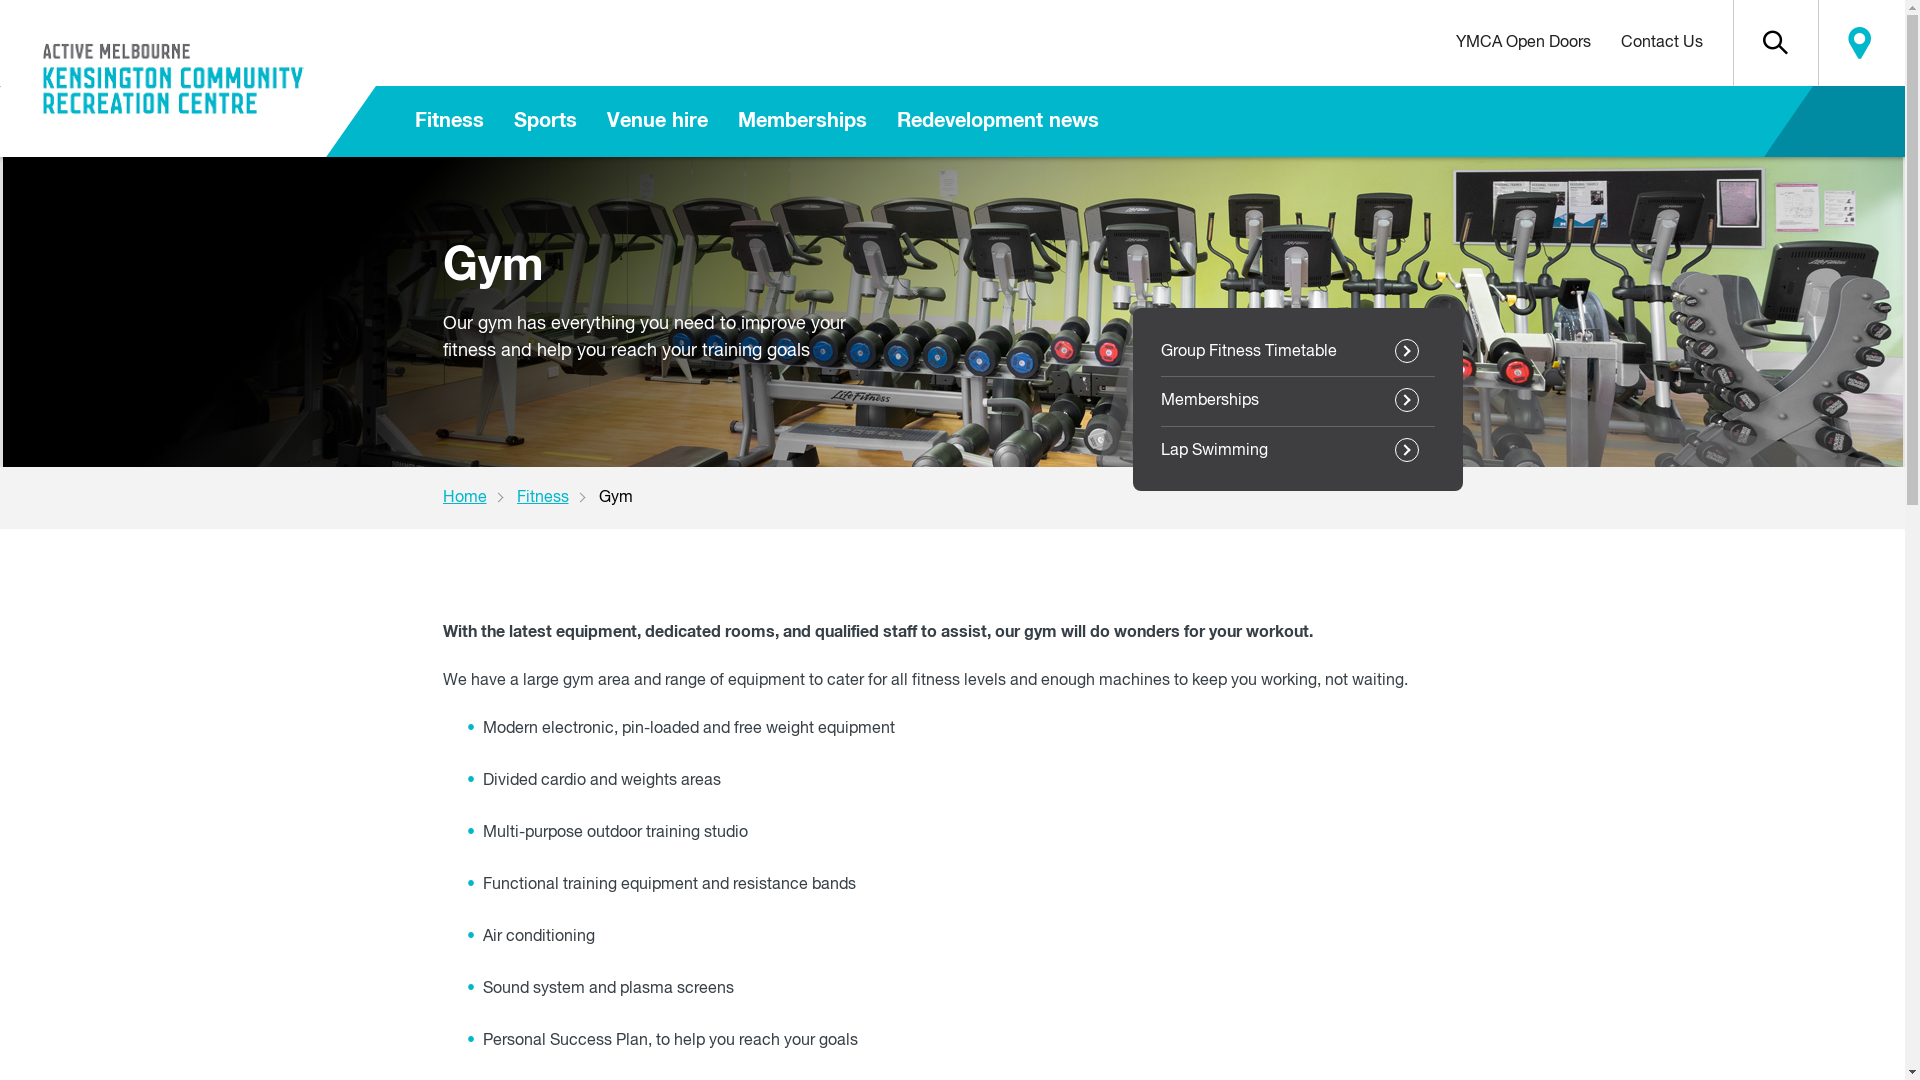 The height and width of the screenshot is (1080, 1920). Describe the element at coordinates (545, 121) in the screenshot. I see `'Sports'` at that location.